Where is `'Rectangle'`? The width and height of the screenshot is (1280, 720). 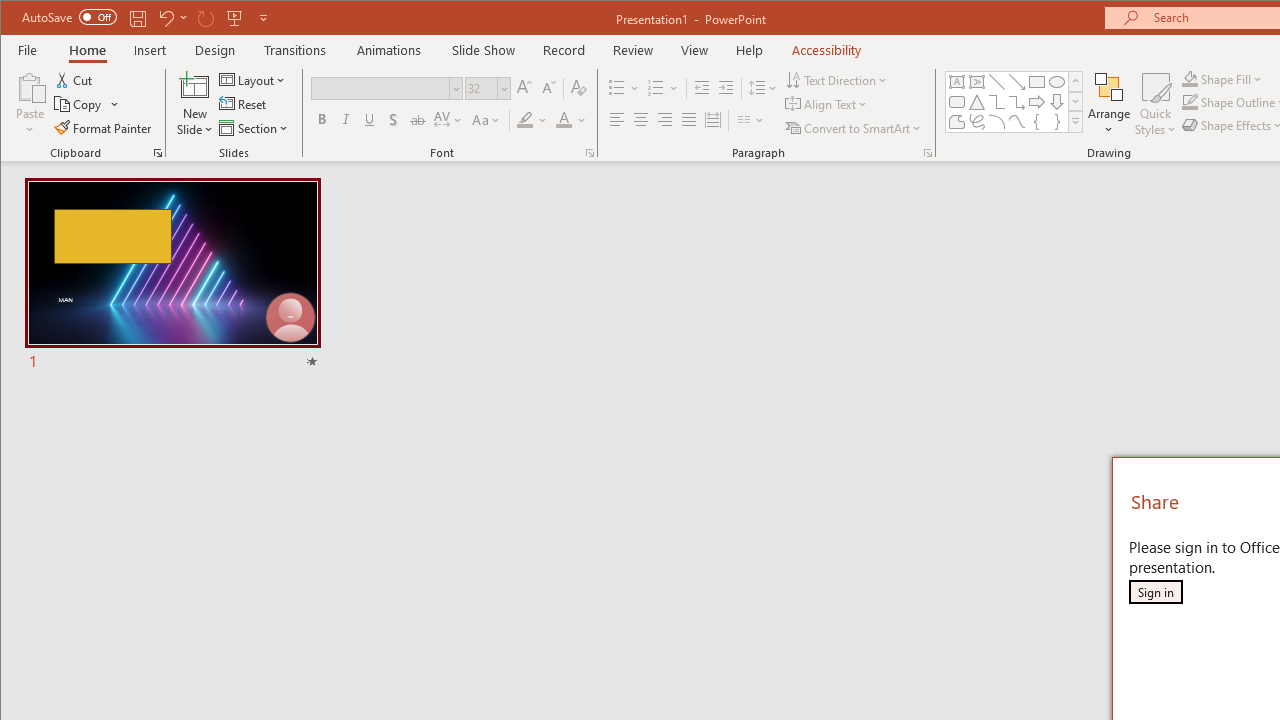
'Rectangle' is located at coordinates (1036, 81).